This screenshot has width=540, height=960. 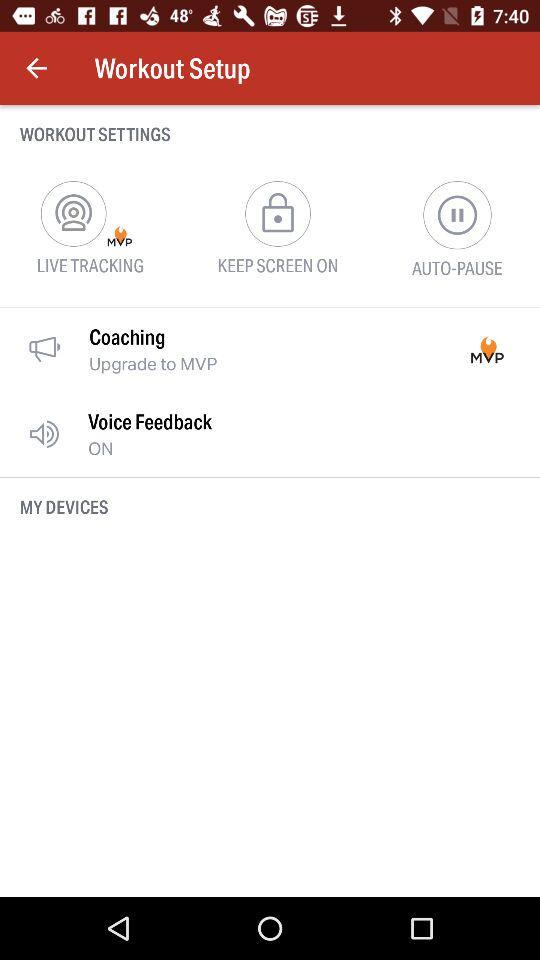 I want to click on item next to the workout setup icon, so click(x=36, y=68).